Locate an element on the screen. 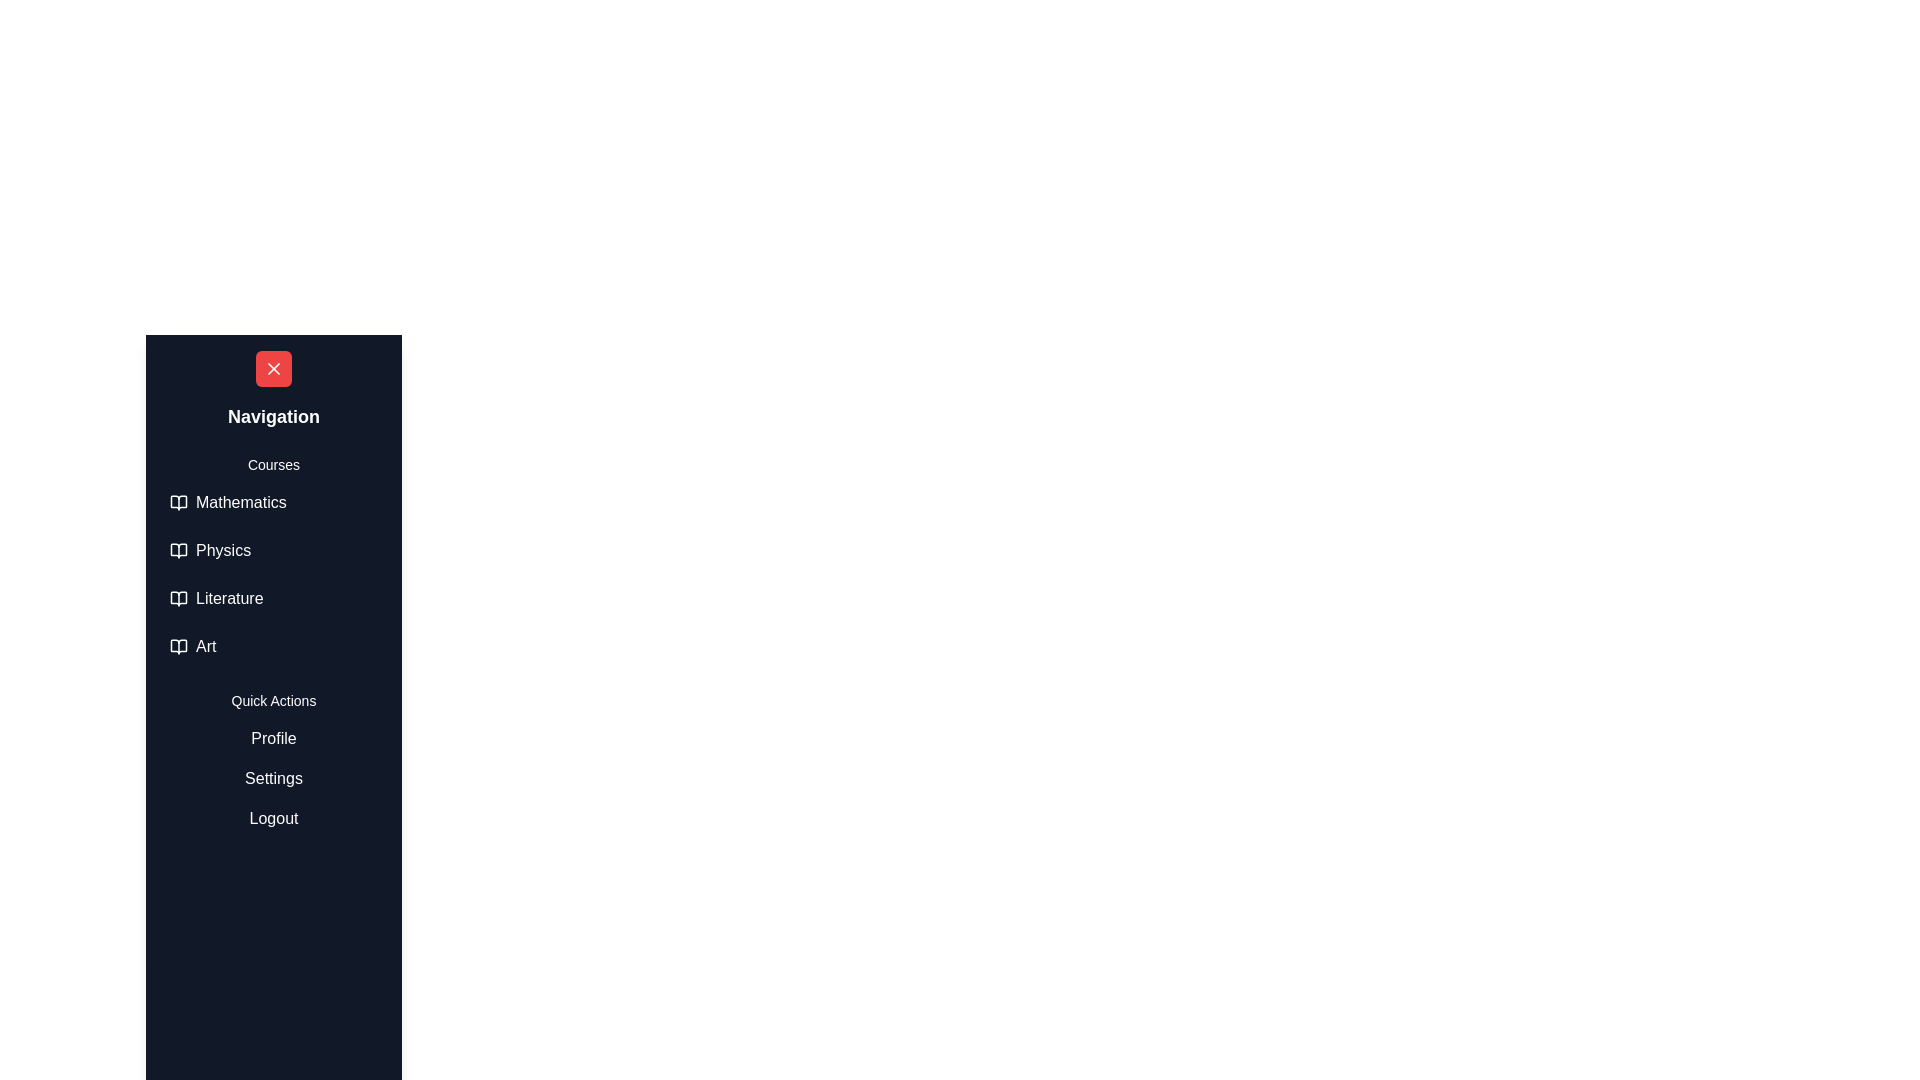  the open book icon in the navigation menu, which is adjacent to the text 'Mathematics' and located under the 'Courses' section is located at coordinates (178, 501).